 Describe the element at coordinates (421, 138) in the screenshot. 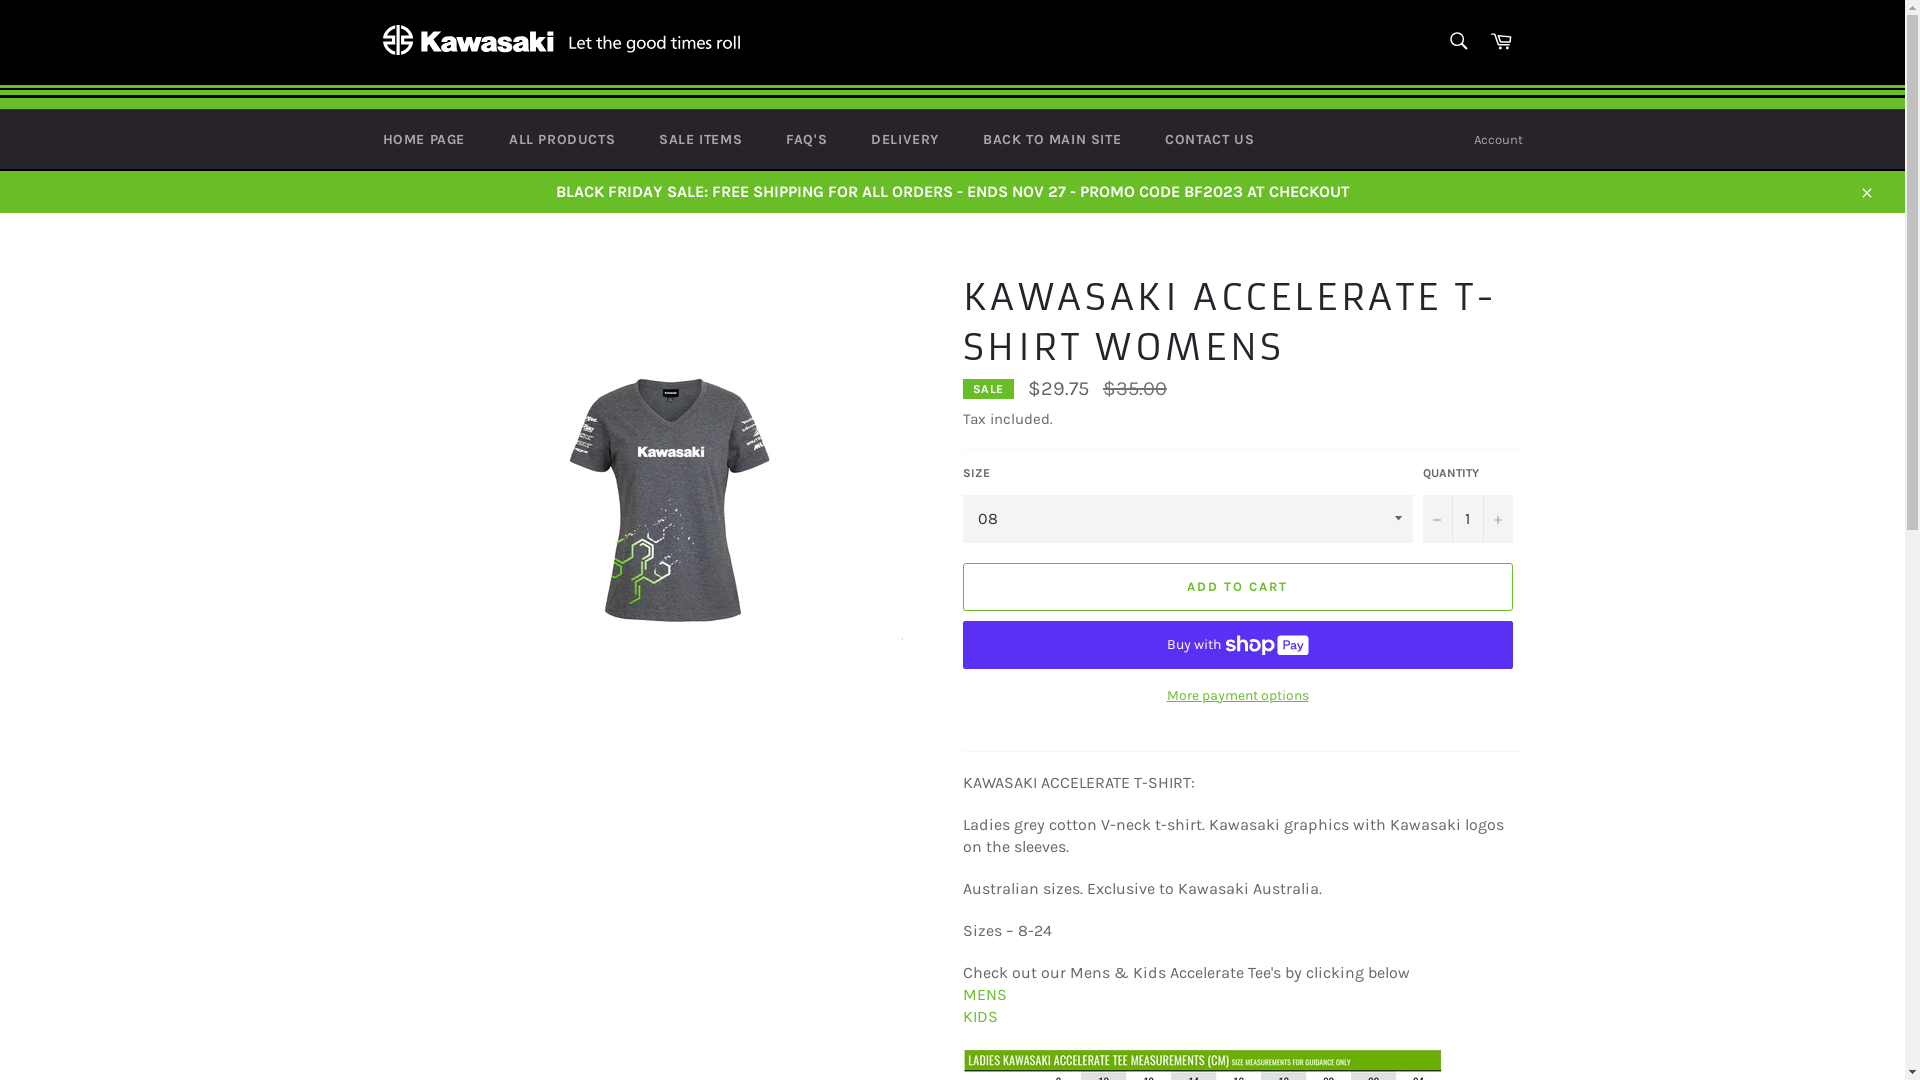

I see `'HOME PAGE'` at that location.